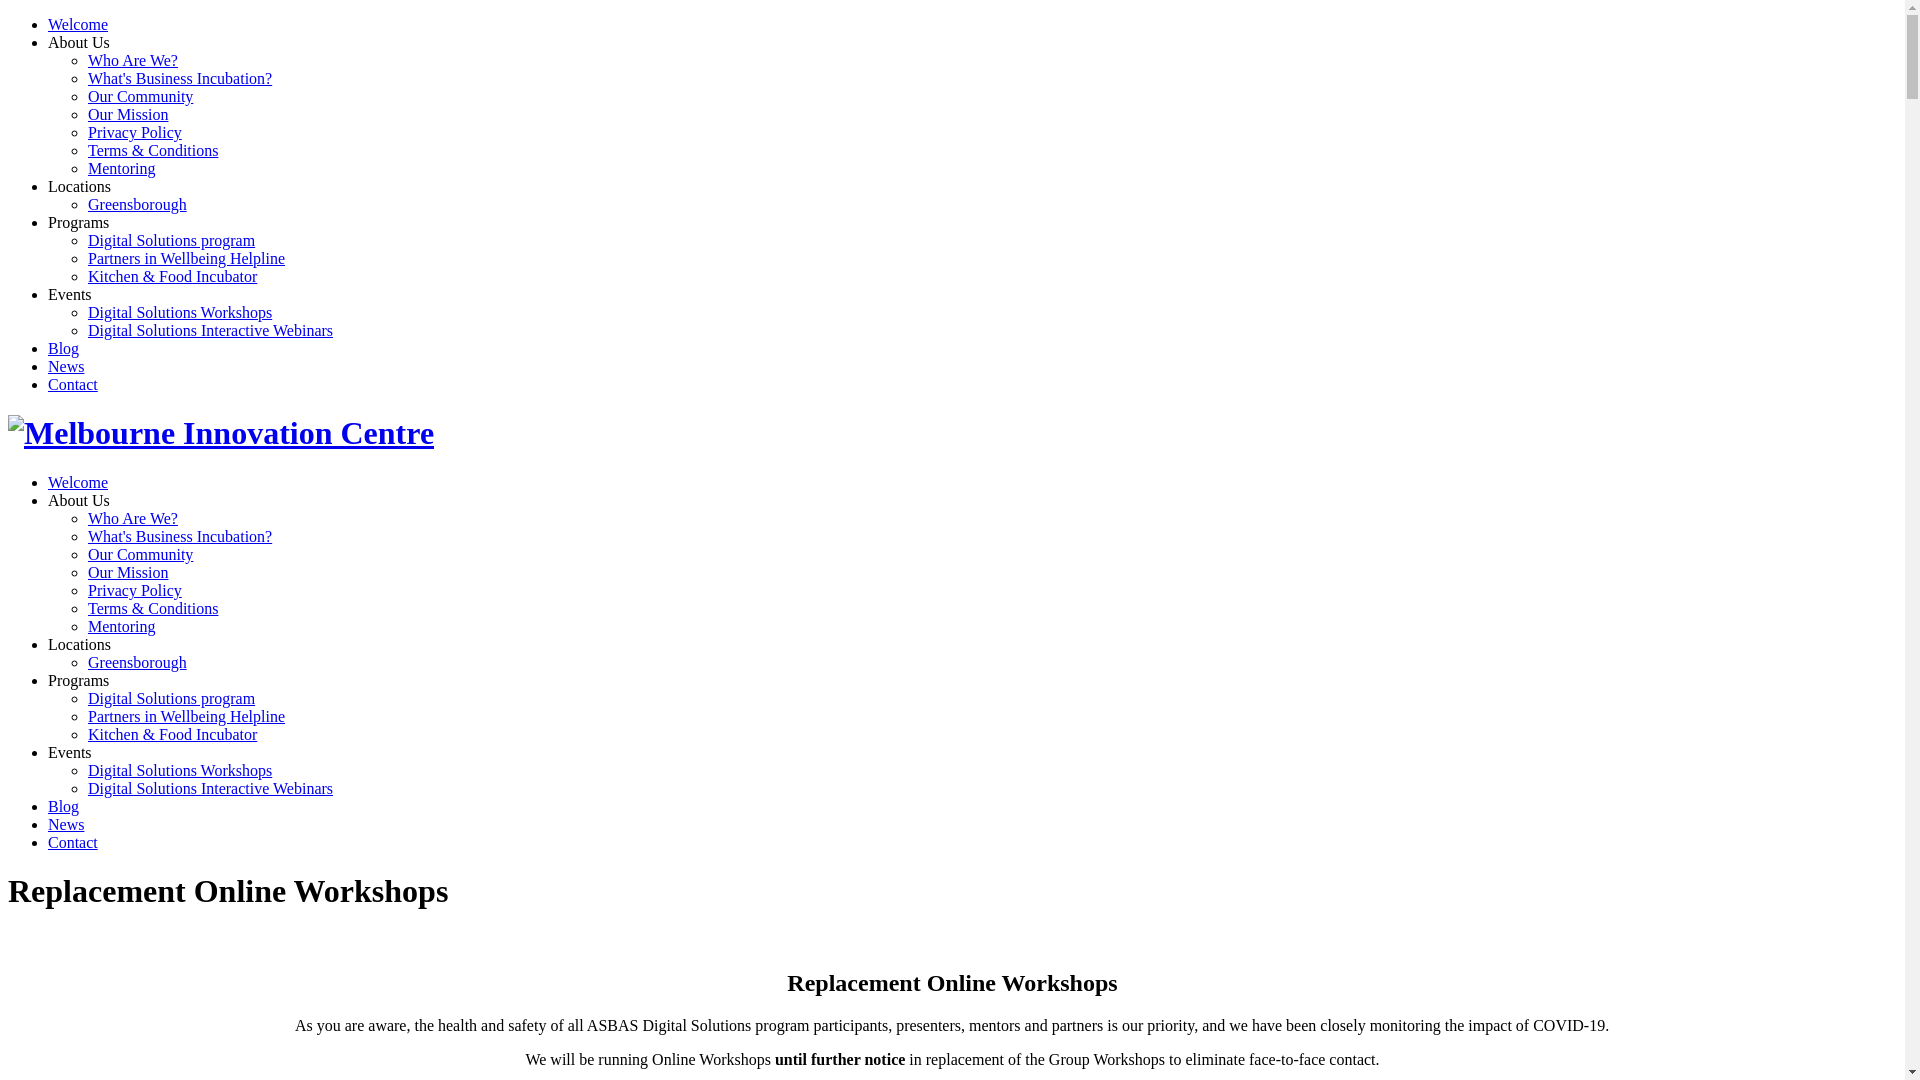 The width and height of the screenshot is (1920, 1080). I want to click on 'Locations', so click(79, 186).